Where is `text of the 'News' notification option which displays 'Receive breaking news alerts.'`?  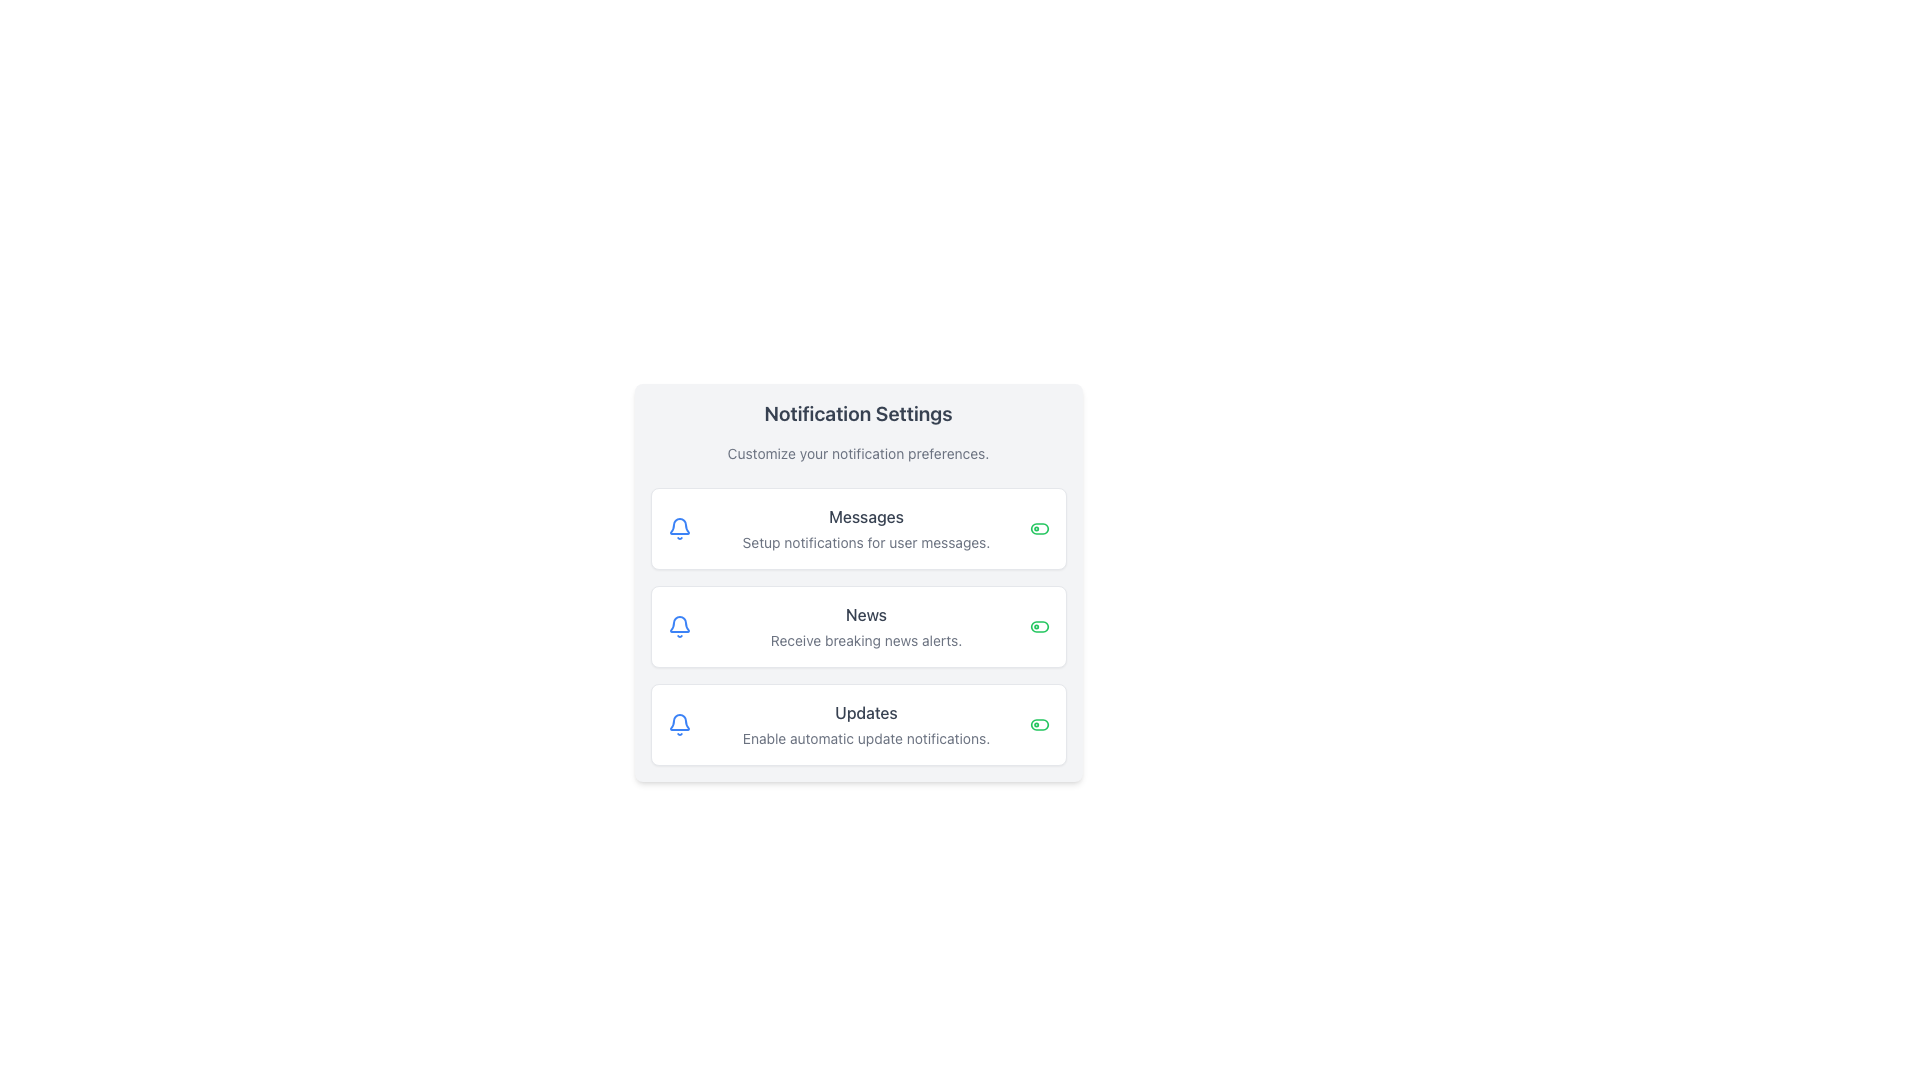
text of the 'News' notification option which displays 'Receive breaking news alerts.' is located at coordinates (866, 626).